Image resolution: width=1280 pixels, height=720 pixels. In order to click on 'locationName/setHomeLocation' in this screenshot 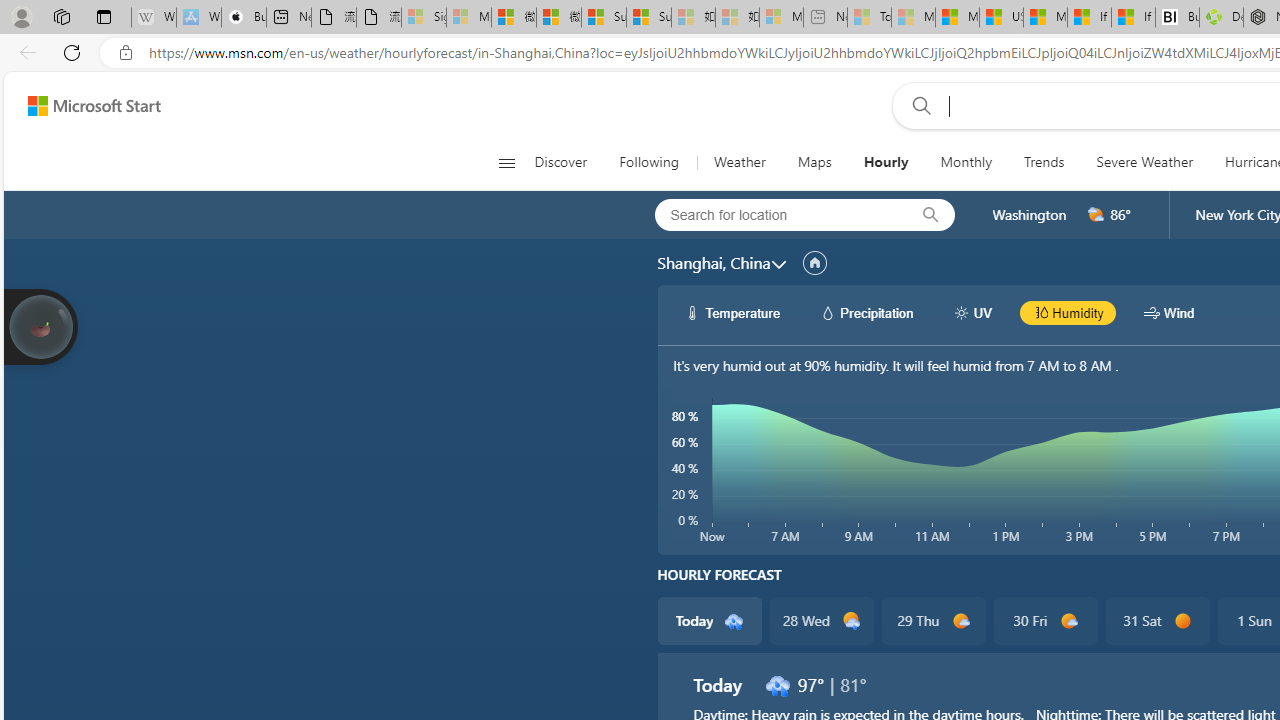, I will do `click(814, 262)`.